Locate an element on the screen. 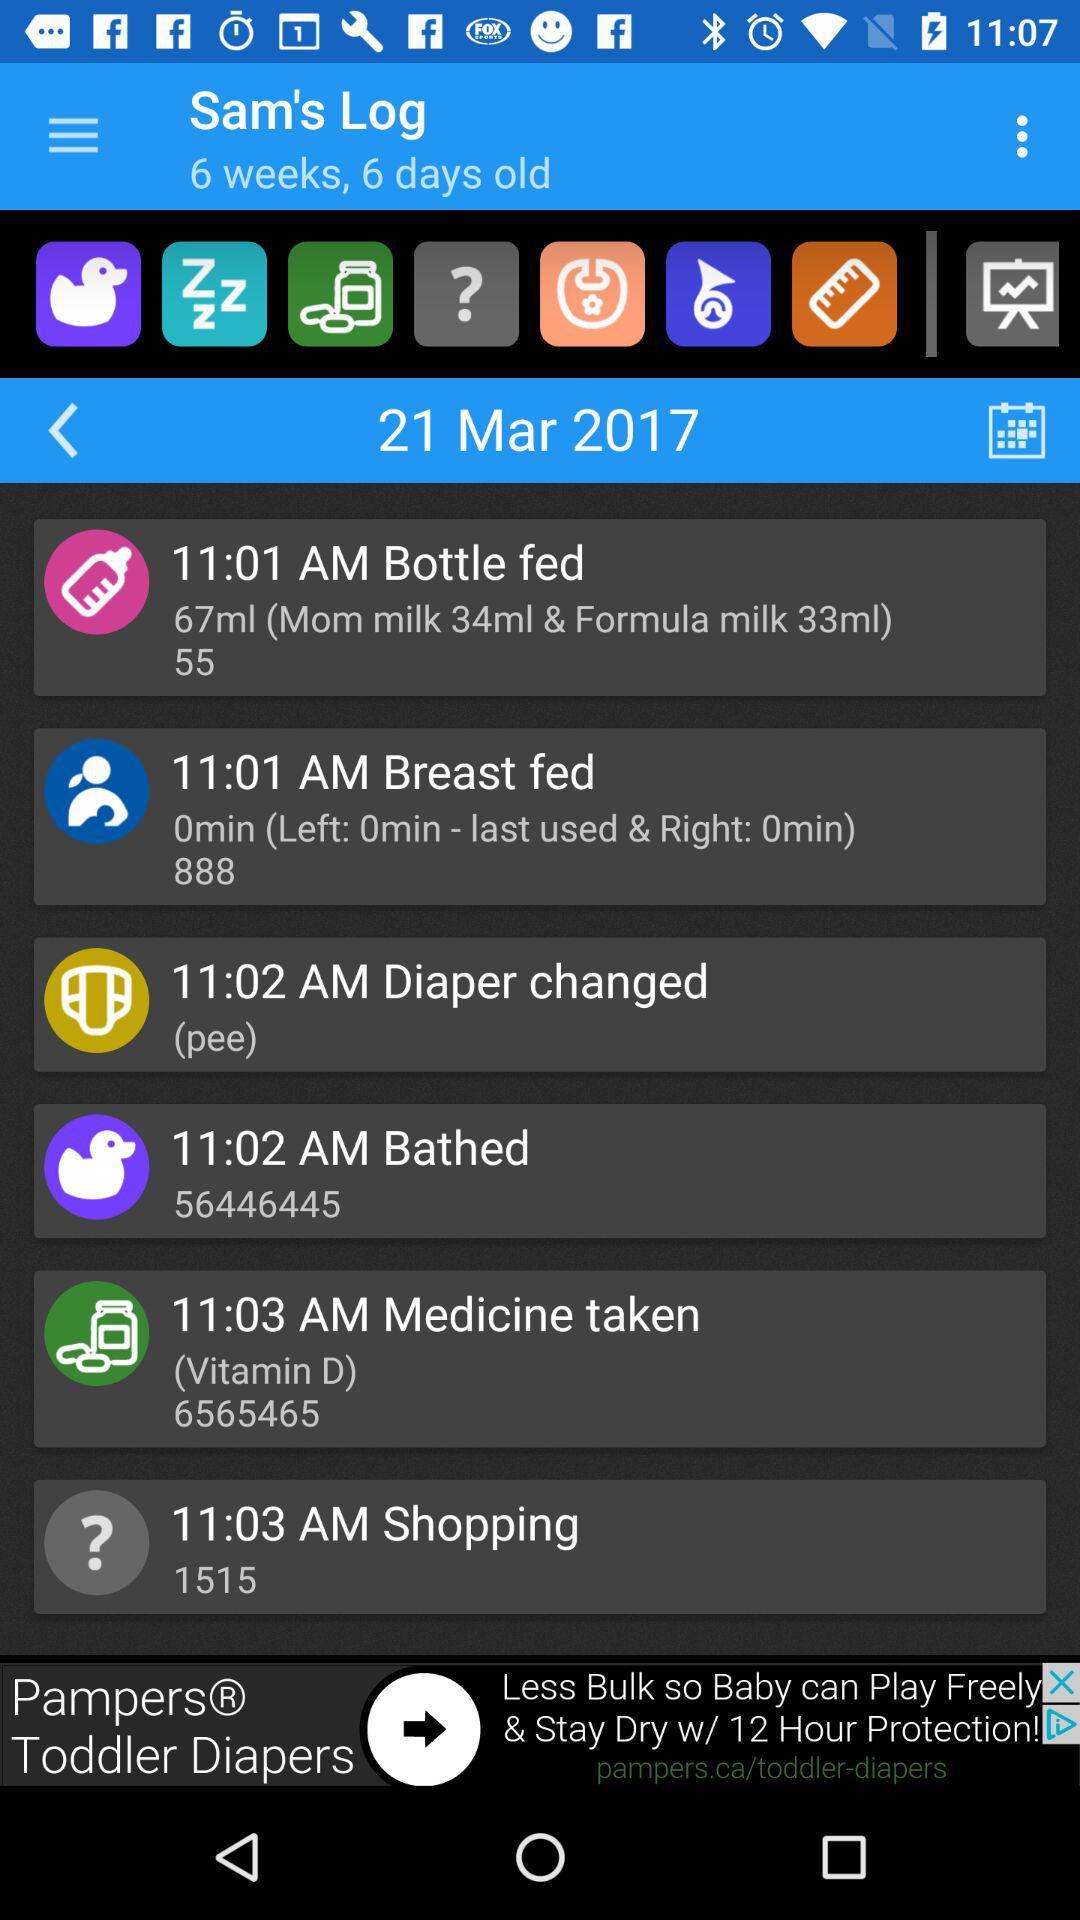 The image size is (1080, 1920). advertisement is located at coordinates (466, 292).